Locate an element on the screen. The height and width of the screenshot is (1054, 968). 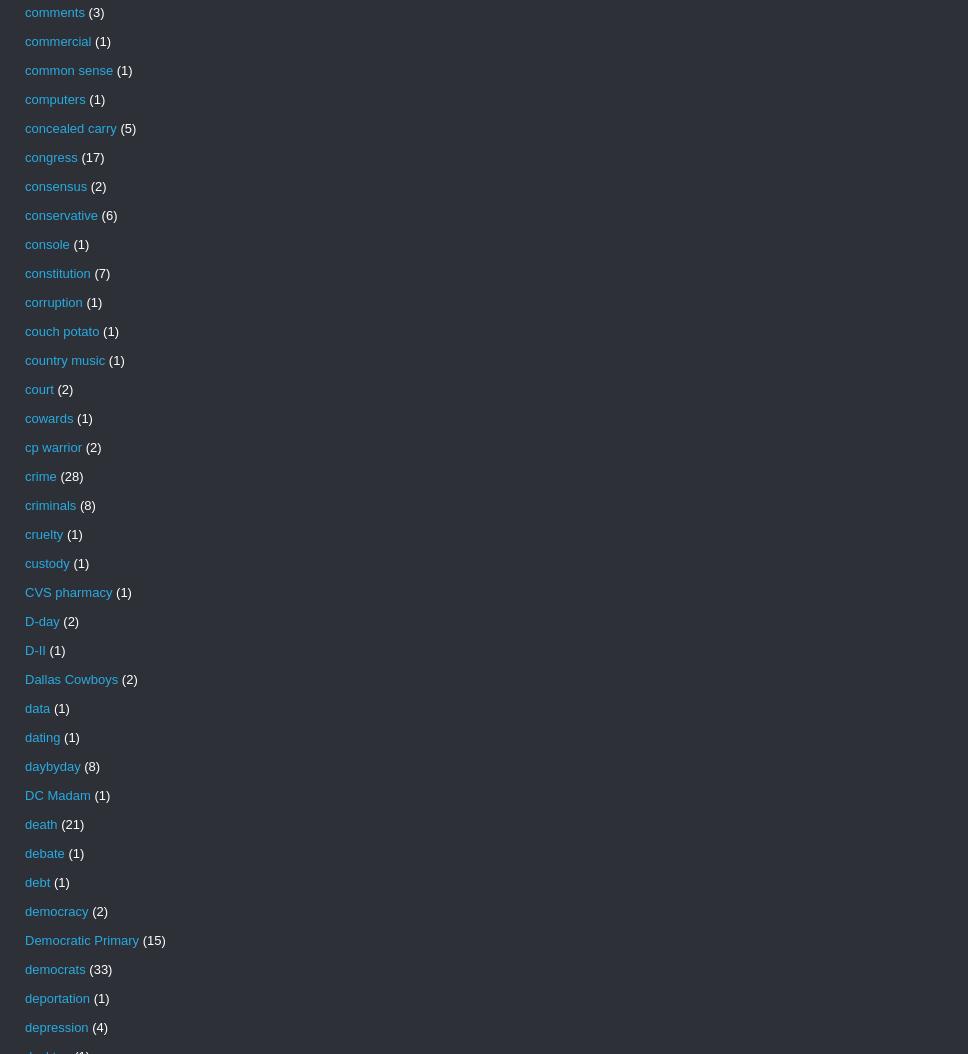
'congress' is located at coordinates (50, 157).